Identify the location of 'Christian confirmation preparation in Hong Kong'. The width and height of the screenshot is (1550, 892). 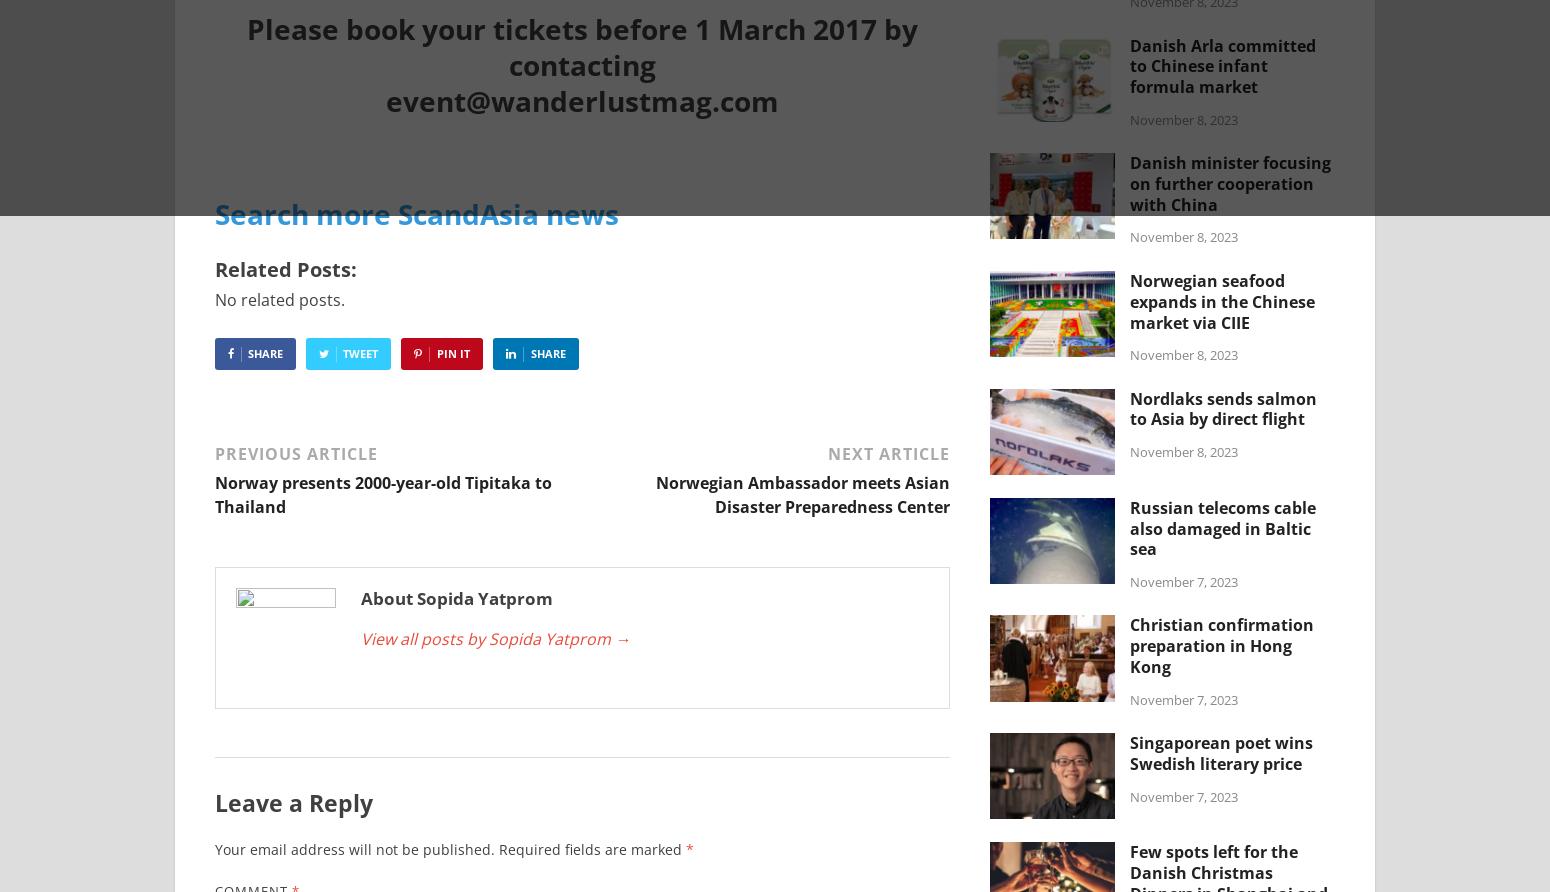
(1222, 644).